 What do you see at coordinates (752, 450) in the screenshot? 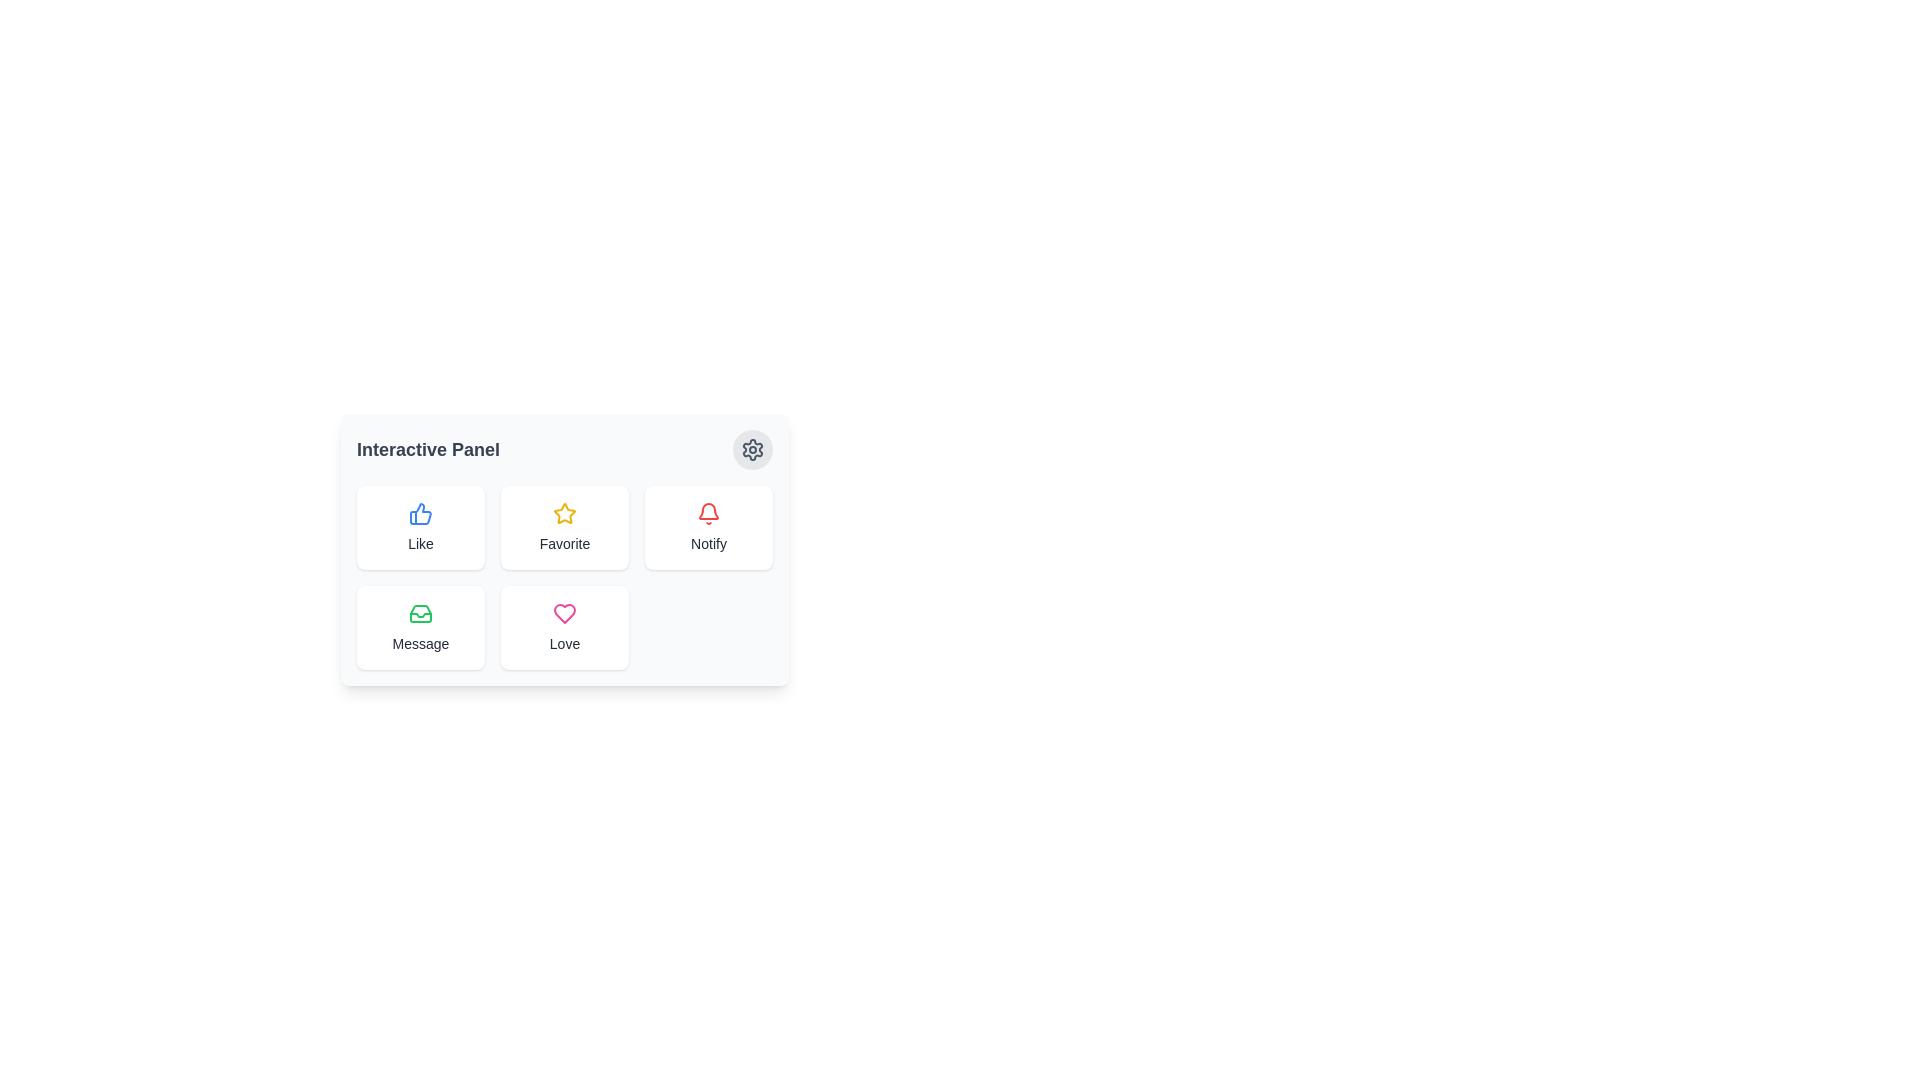
I see `the button located at the top-right corner of the 'Interactive Panel'` at bounding box center [752, 450].